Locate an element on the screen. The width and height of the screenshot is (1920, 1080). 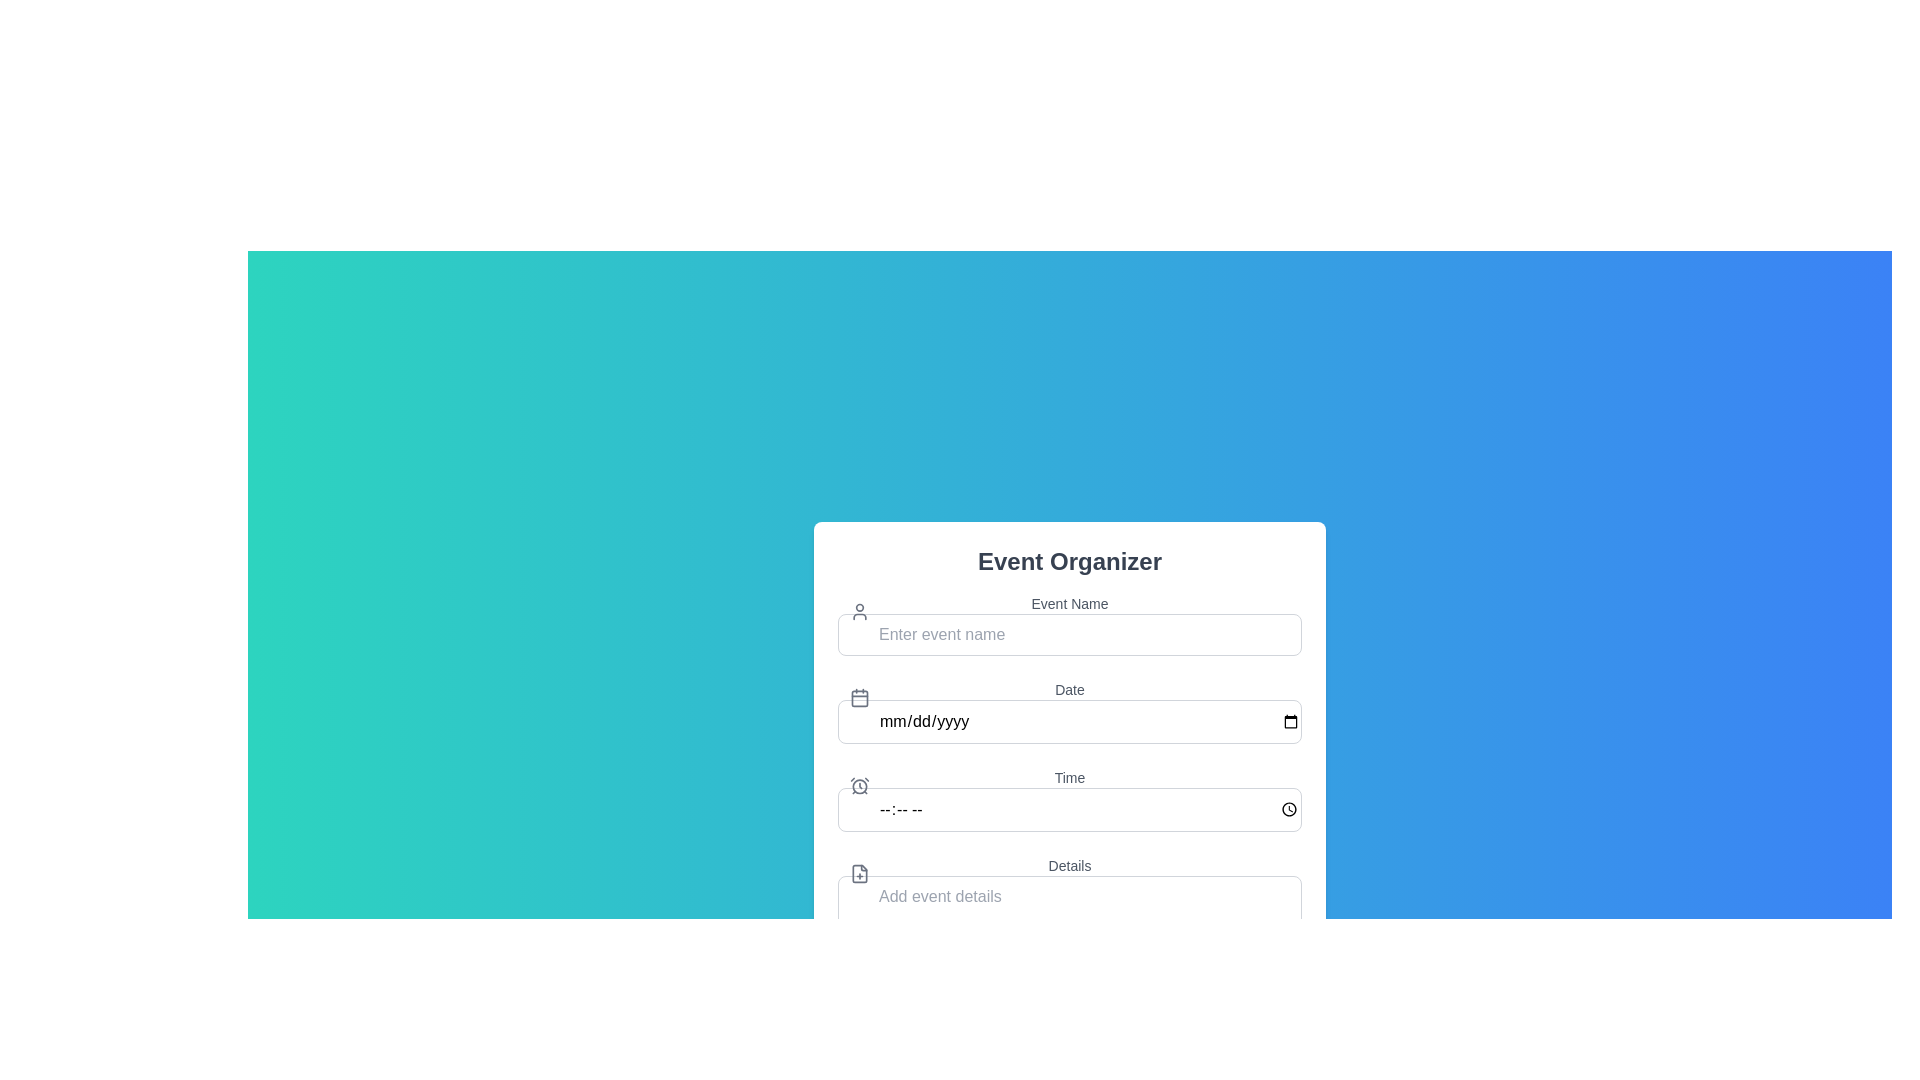
the user profile icon, which is a minimalistic gray line art representation located to the left of the 'Event Name' text input field is located at coordinates (859, 610).